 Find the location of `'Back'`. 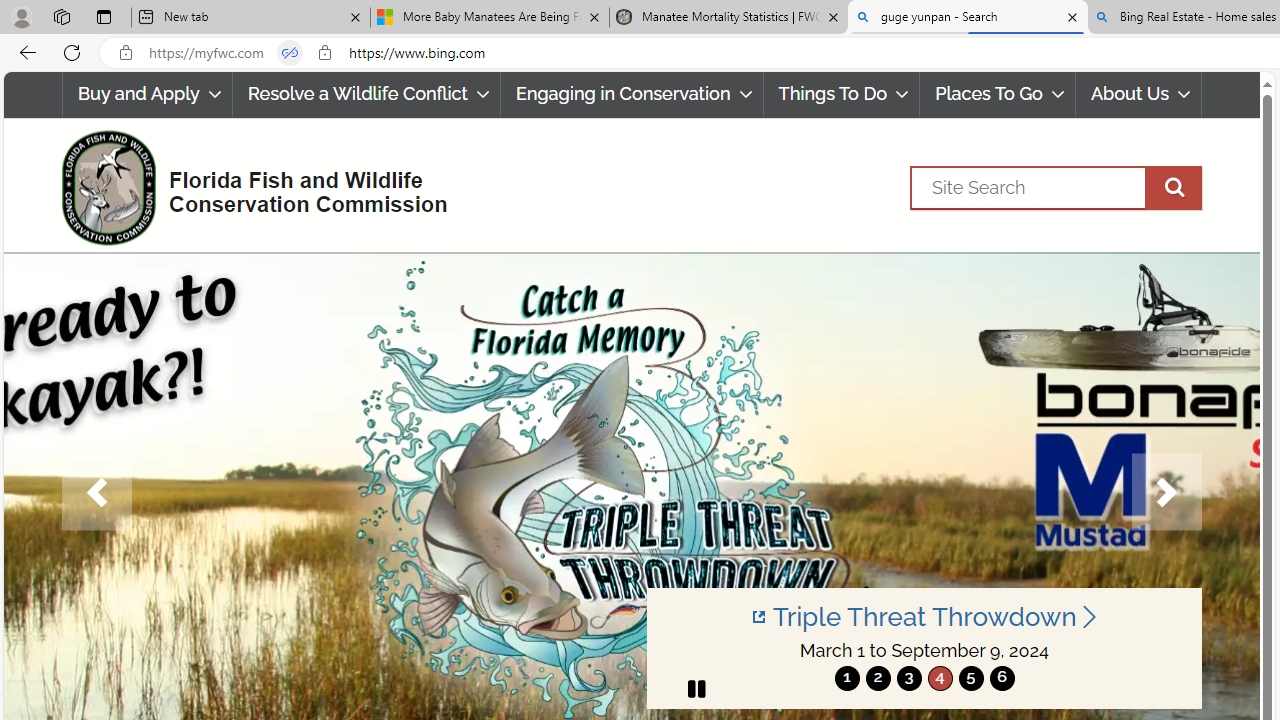

'Back' is located at coordinates (24, 51).